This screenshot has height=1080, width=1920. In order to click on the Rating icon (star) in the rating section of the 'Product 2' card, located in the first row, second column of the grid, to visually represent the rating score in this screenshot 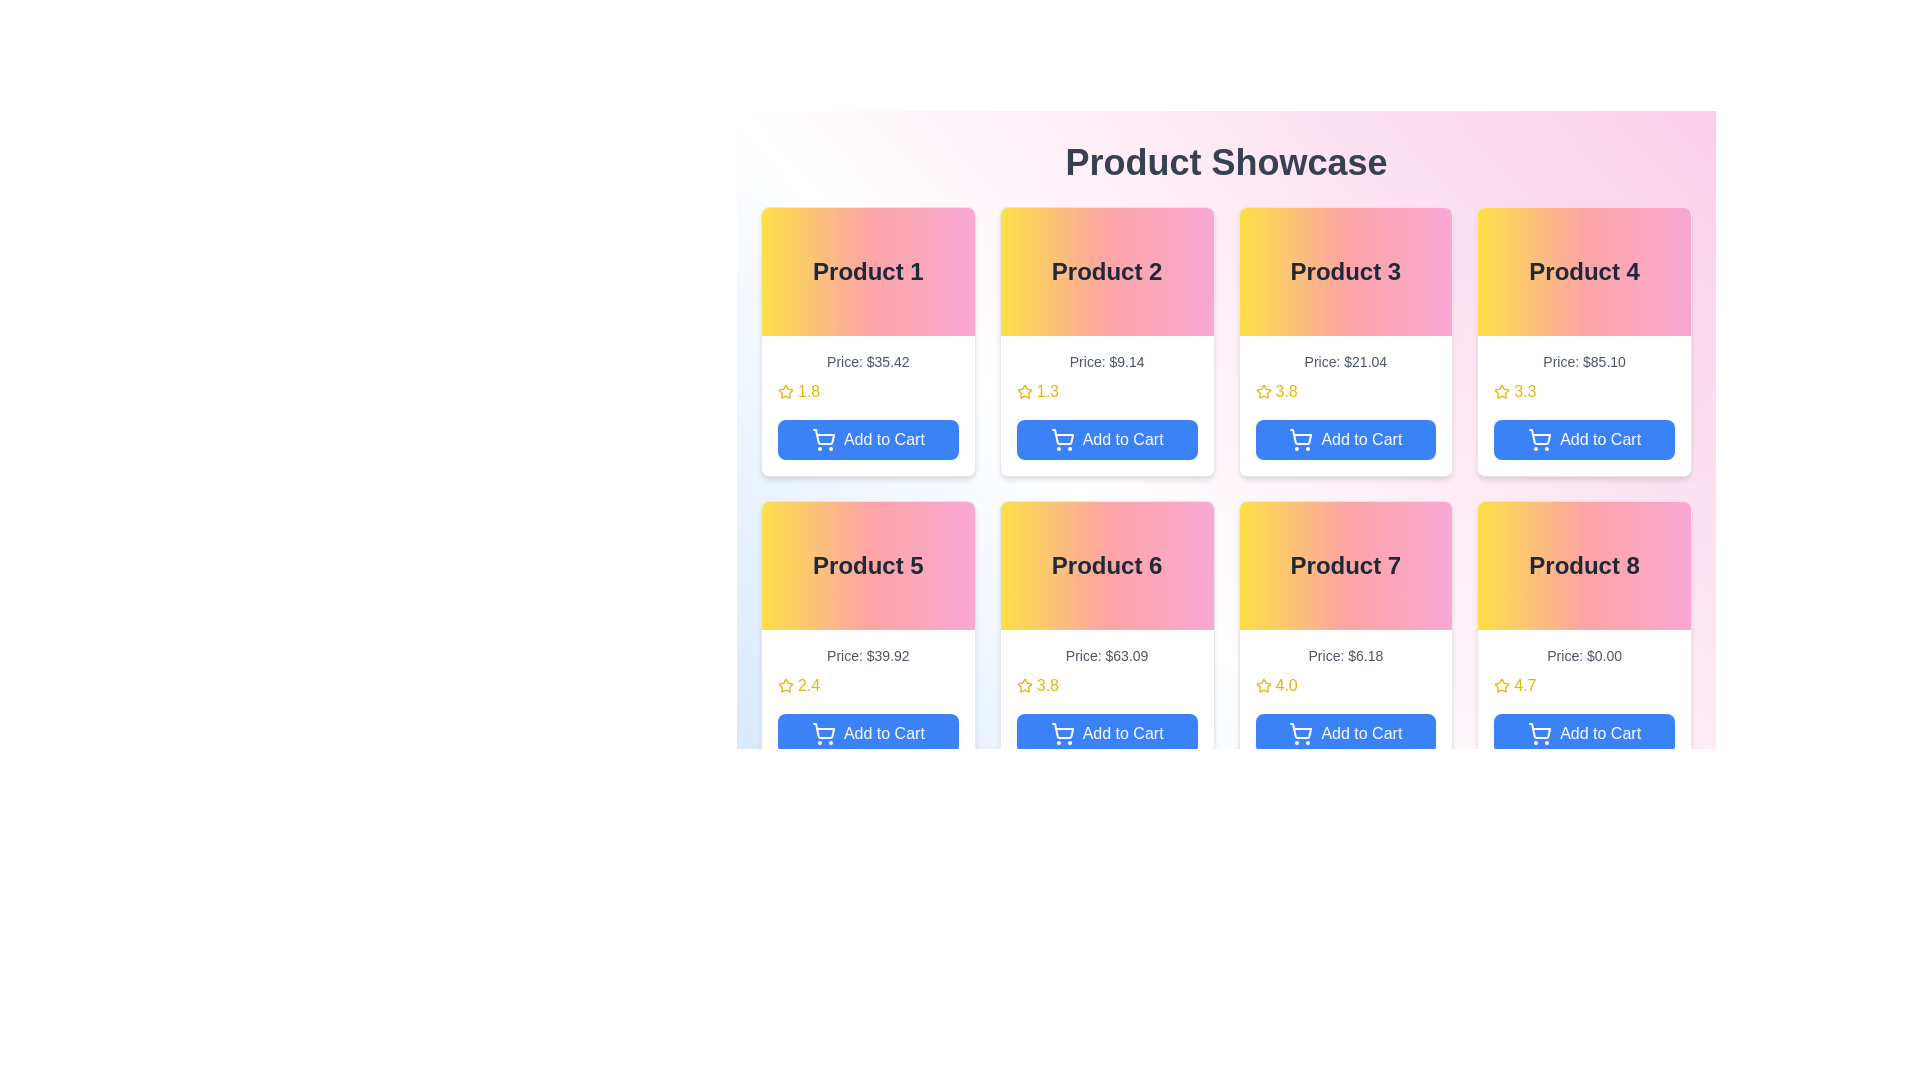, I will do `click(1024, 392)`.